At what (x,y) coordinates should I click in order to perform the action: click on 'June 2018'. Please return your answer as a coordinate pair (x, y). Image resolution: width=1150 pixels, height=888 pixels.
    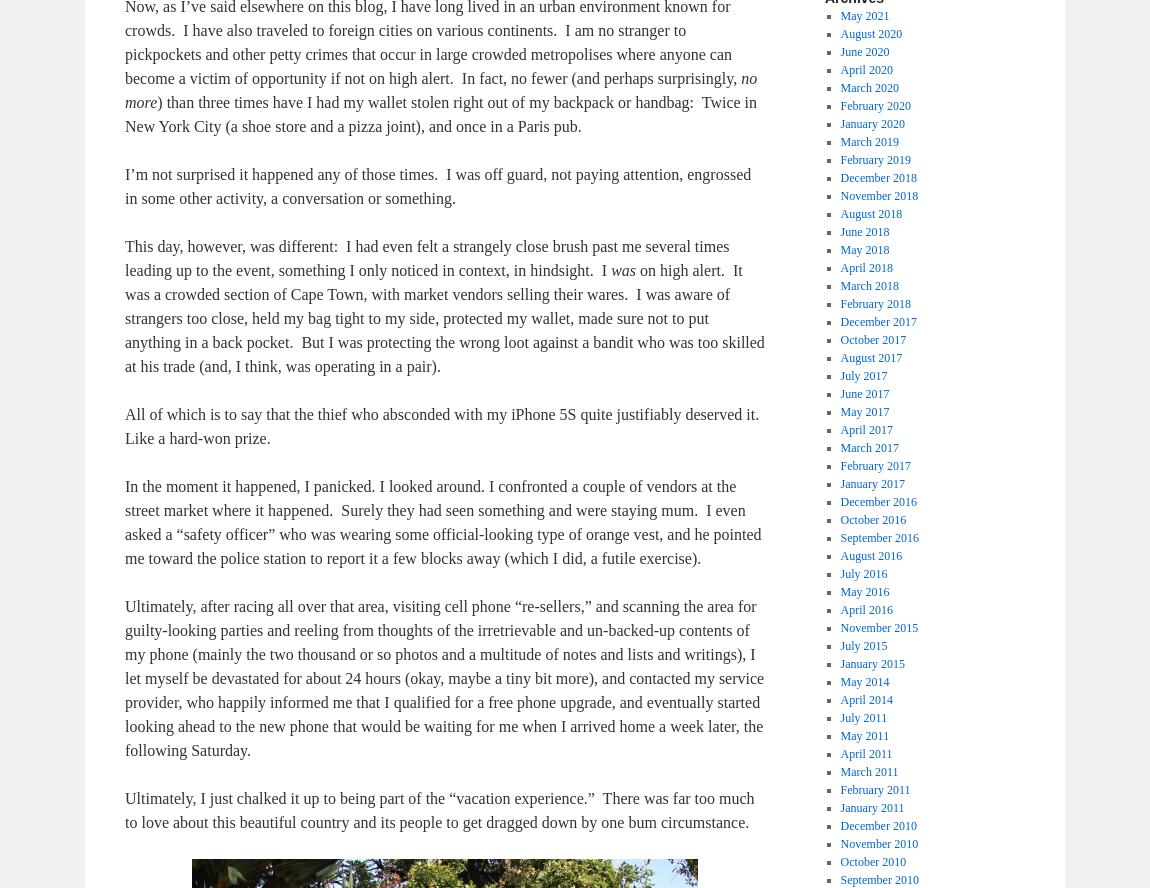
    Looking at the image, I should click on (838, 232).